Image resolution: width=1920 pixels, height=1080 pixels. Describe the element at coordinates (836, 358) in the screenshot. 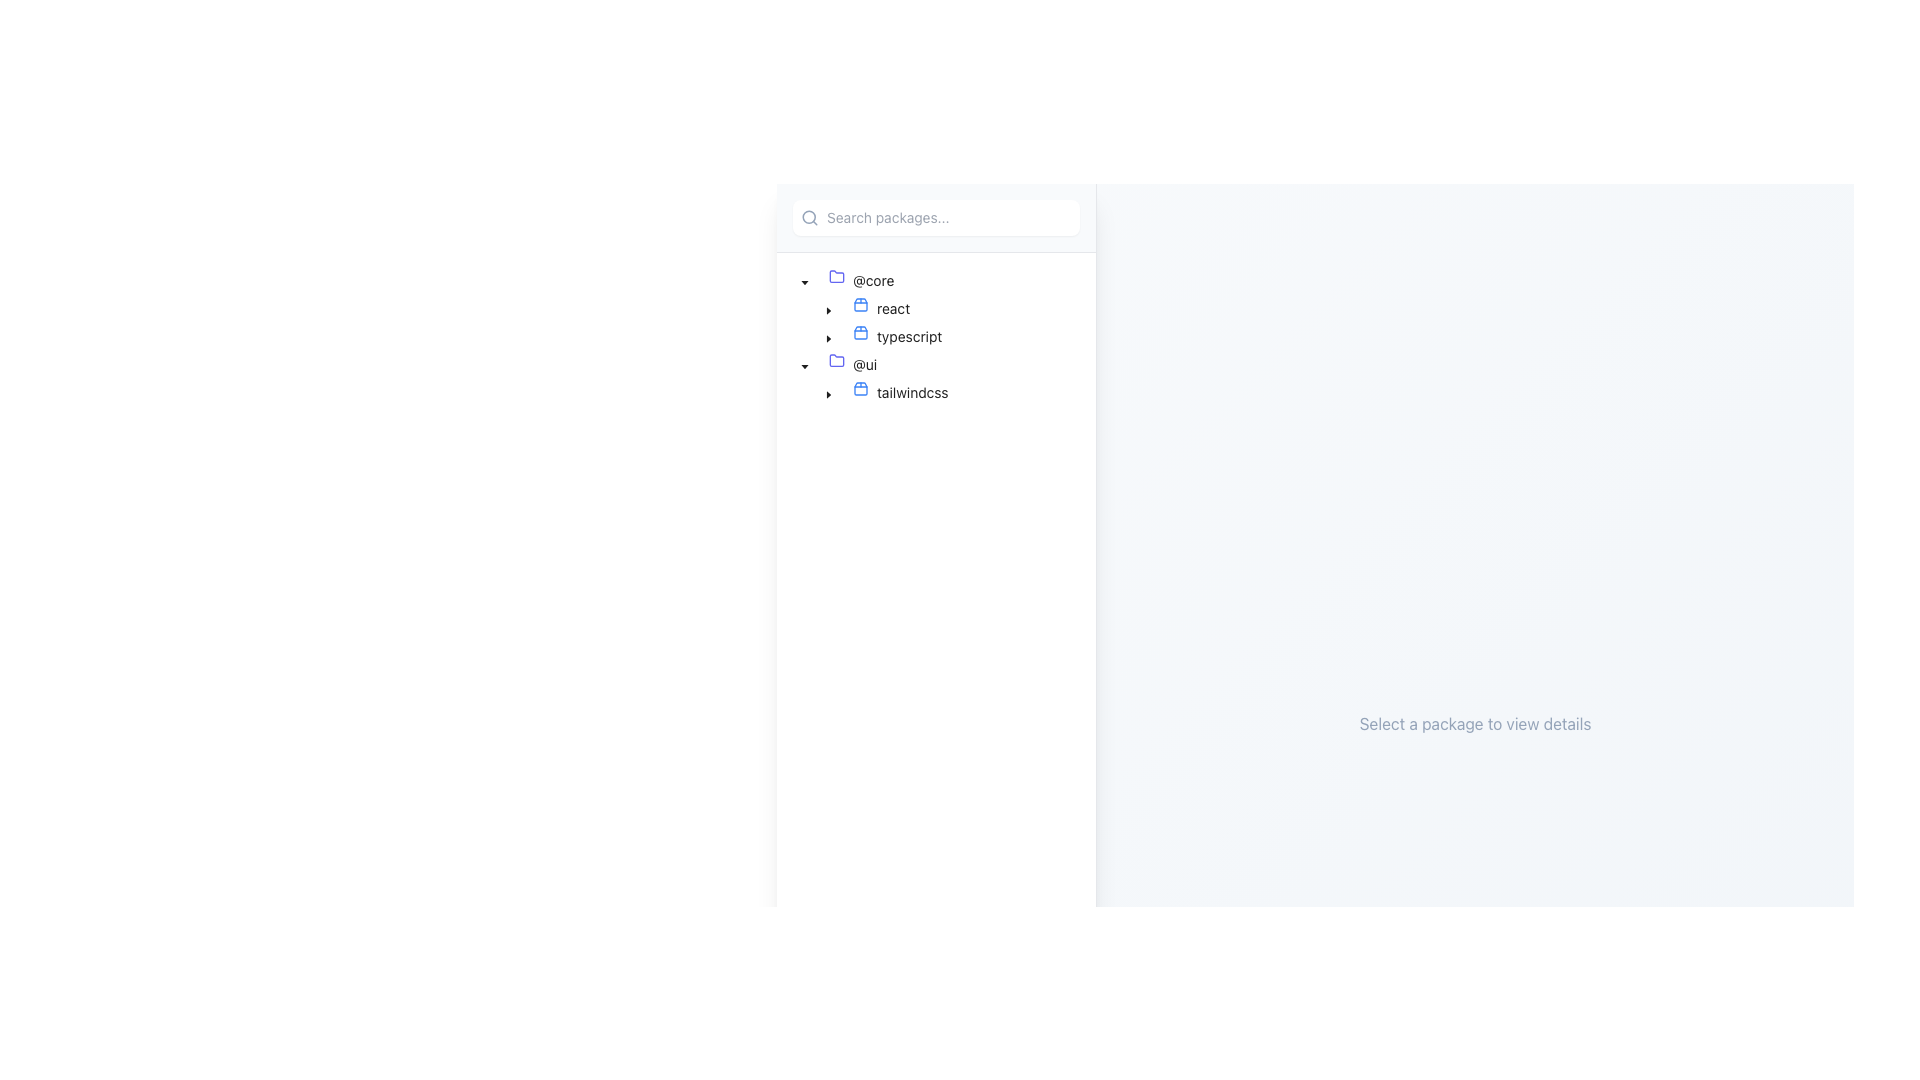

I see `the purple folder icon located within the '@ui' folder group, positioned to the left of the folder title, as it is the first icon in this group` at that location.